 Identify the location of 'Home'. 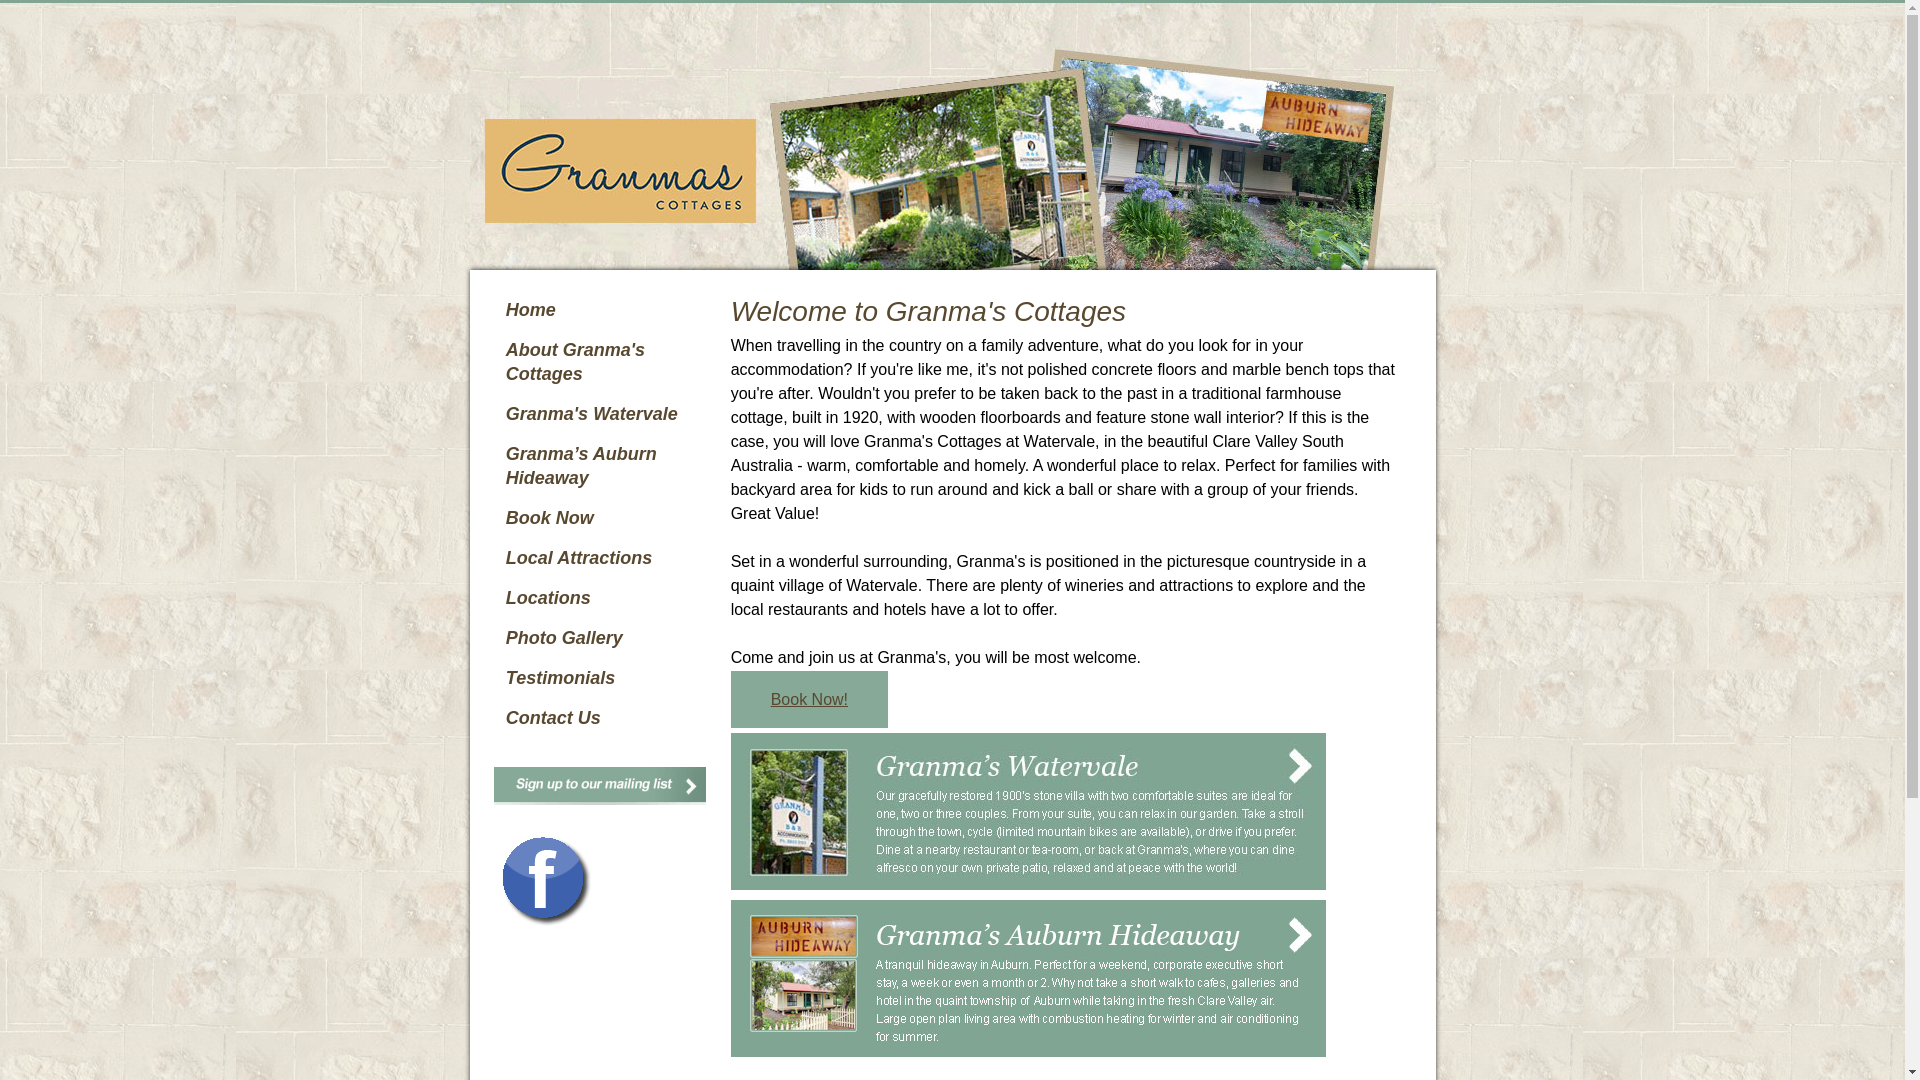
(494, 309).